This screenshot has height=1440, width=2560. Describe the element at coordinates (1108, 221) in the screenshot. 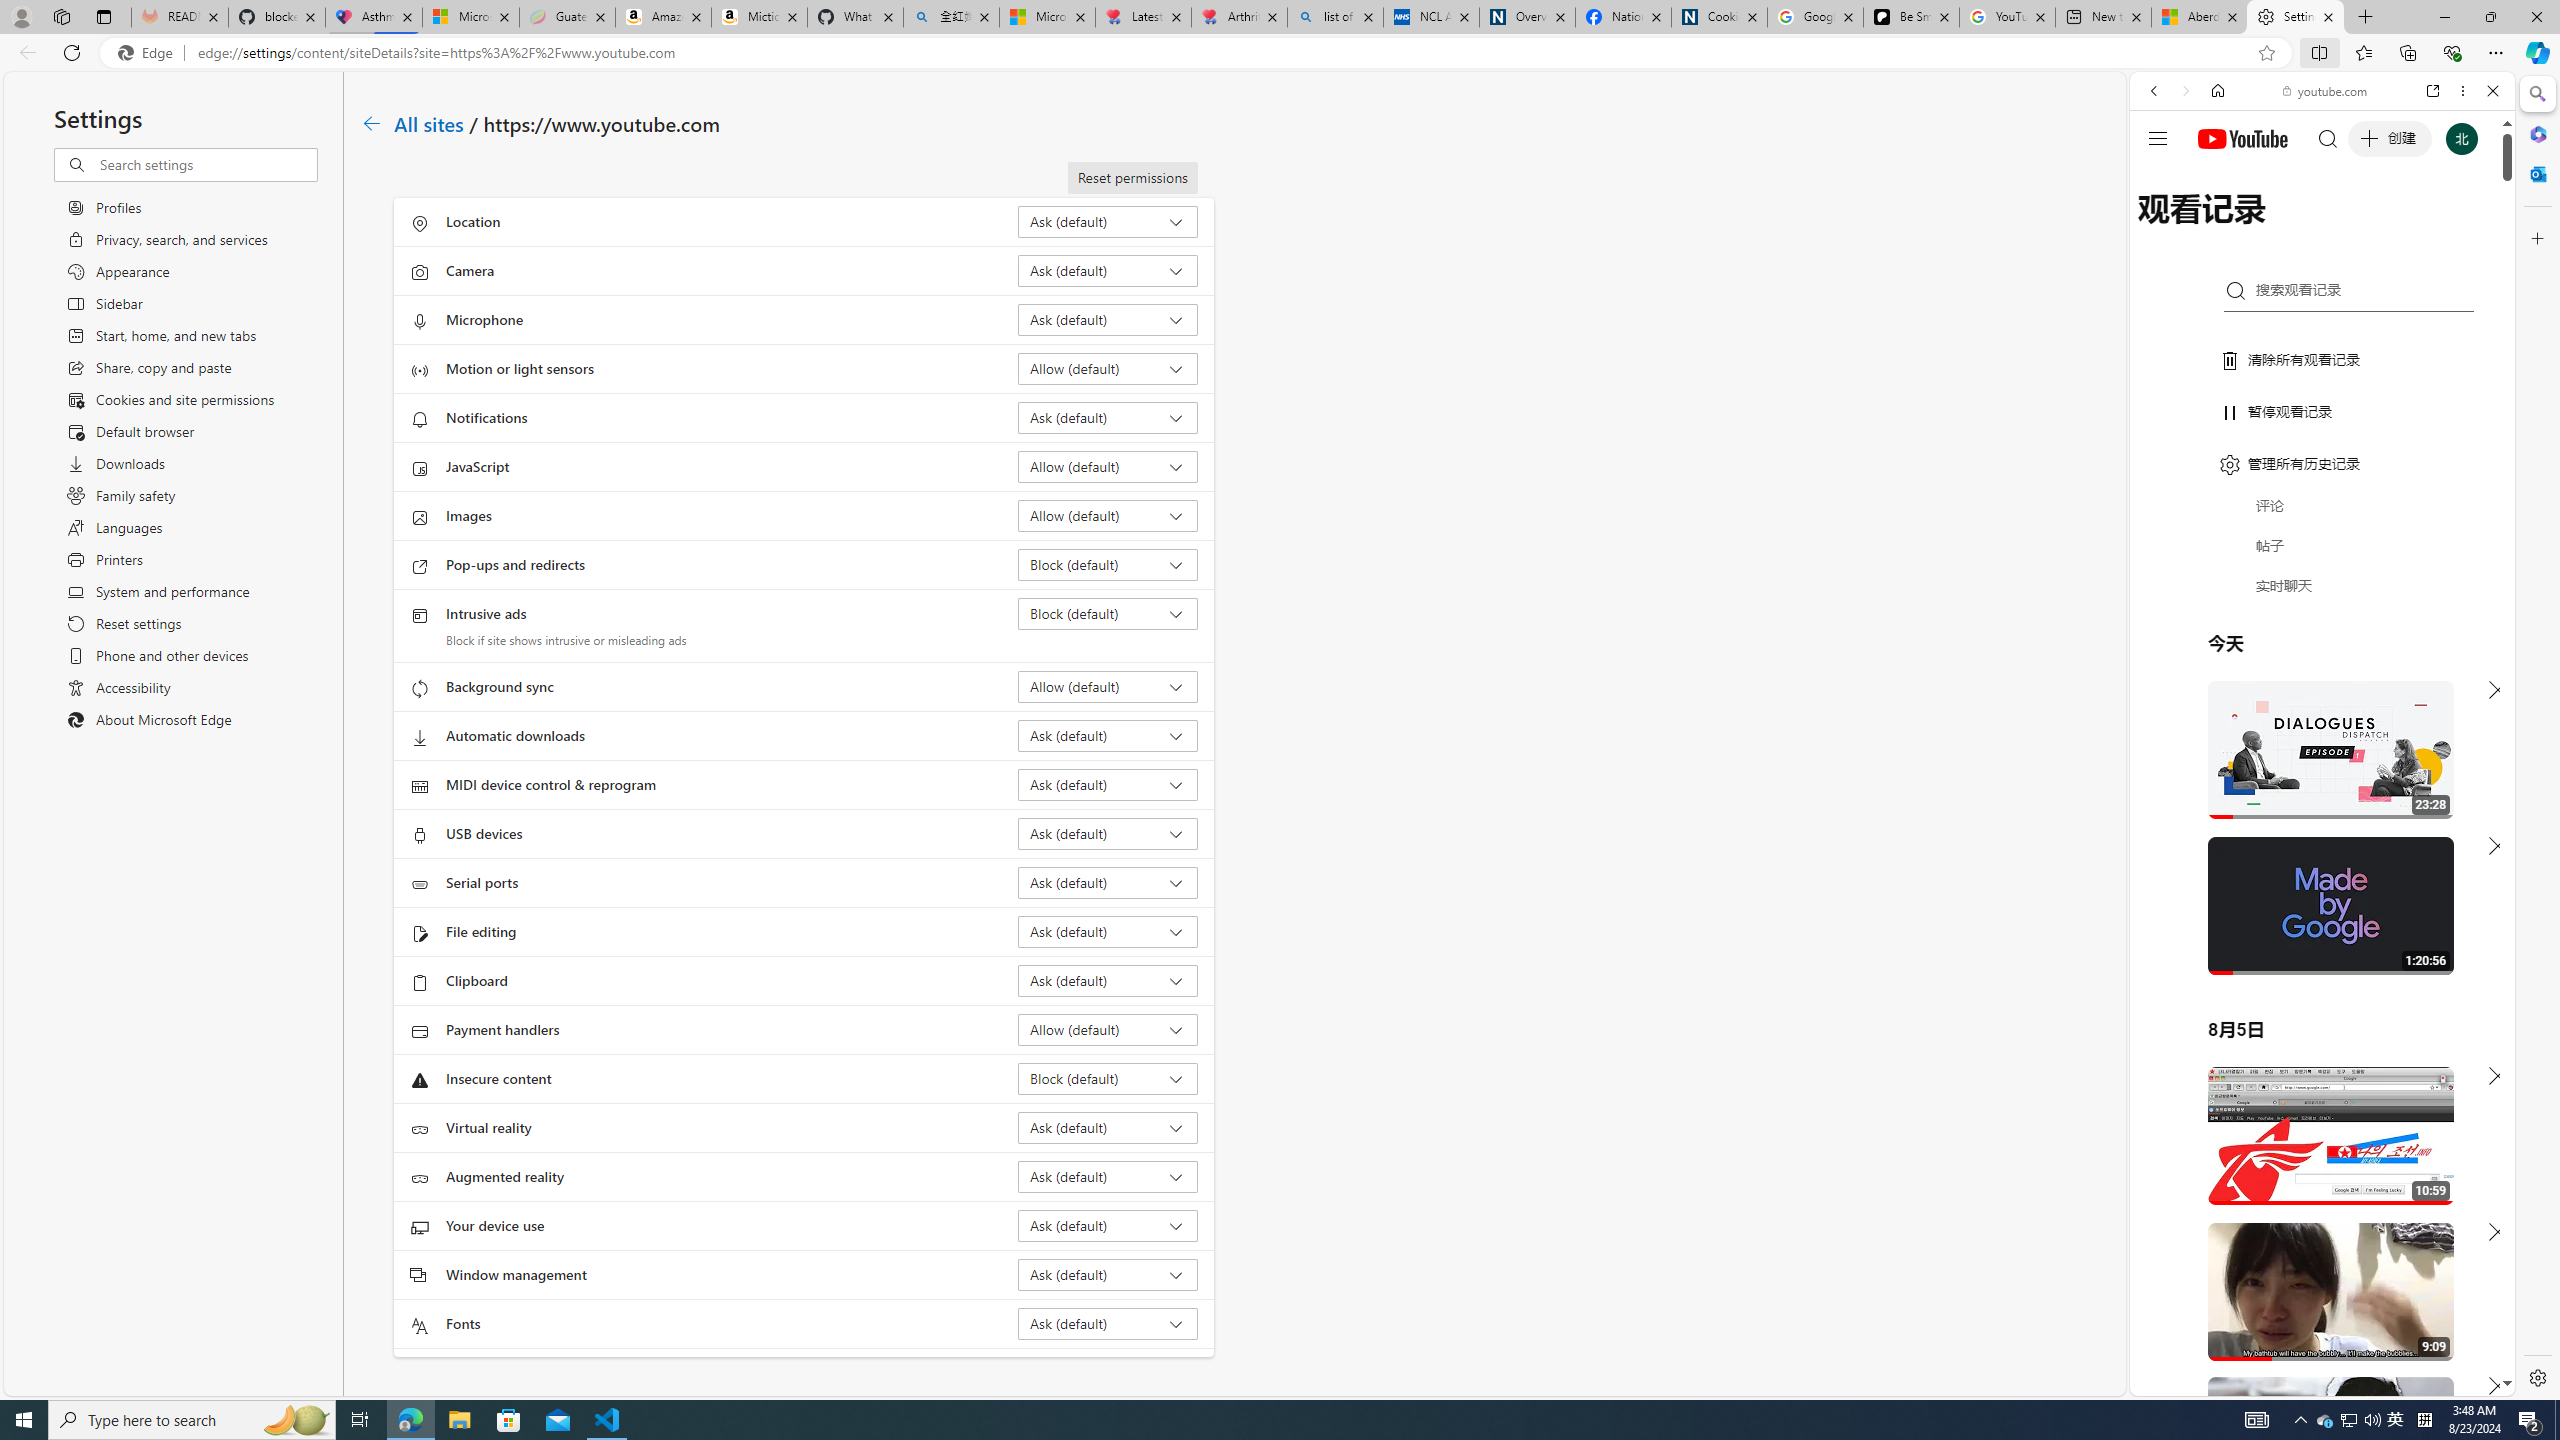

I see `'Location Ask (default)'` at that location.